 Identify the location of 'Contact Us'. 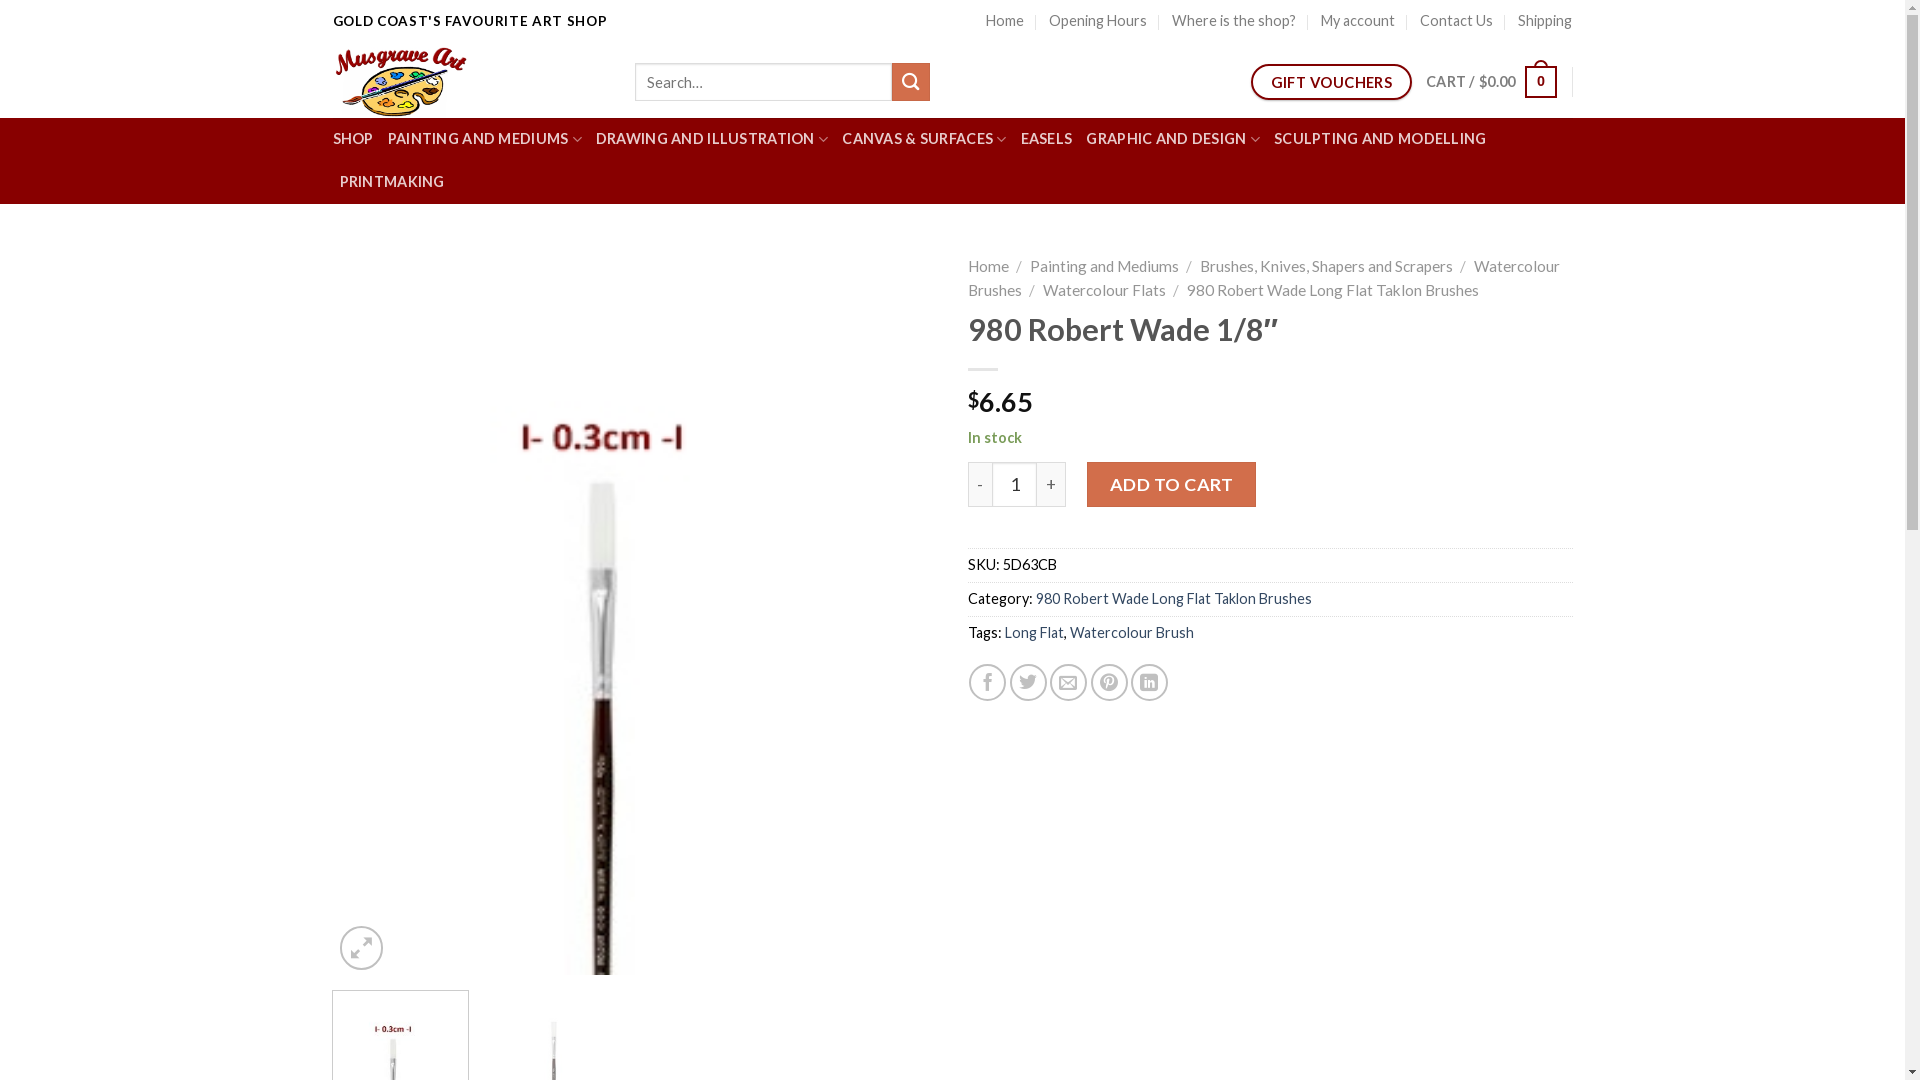
(1419, 21).